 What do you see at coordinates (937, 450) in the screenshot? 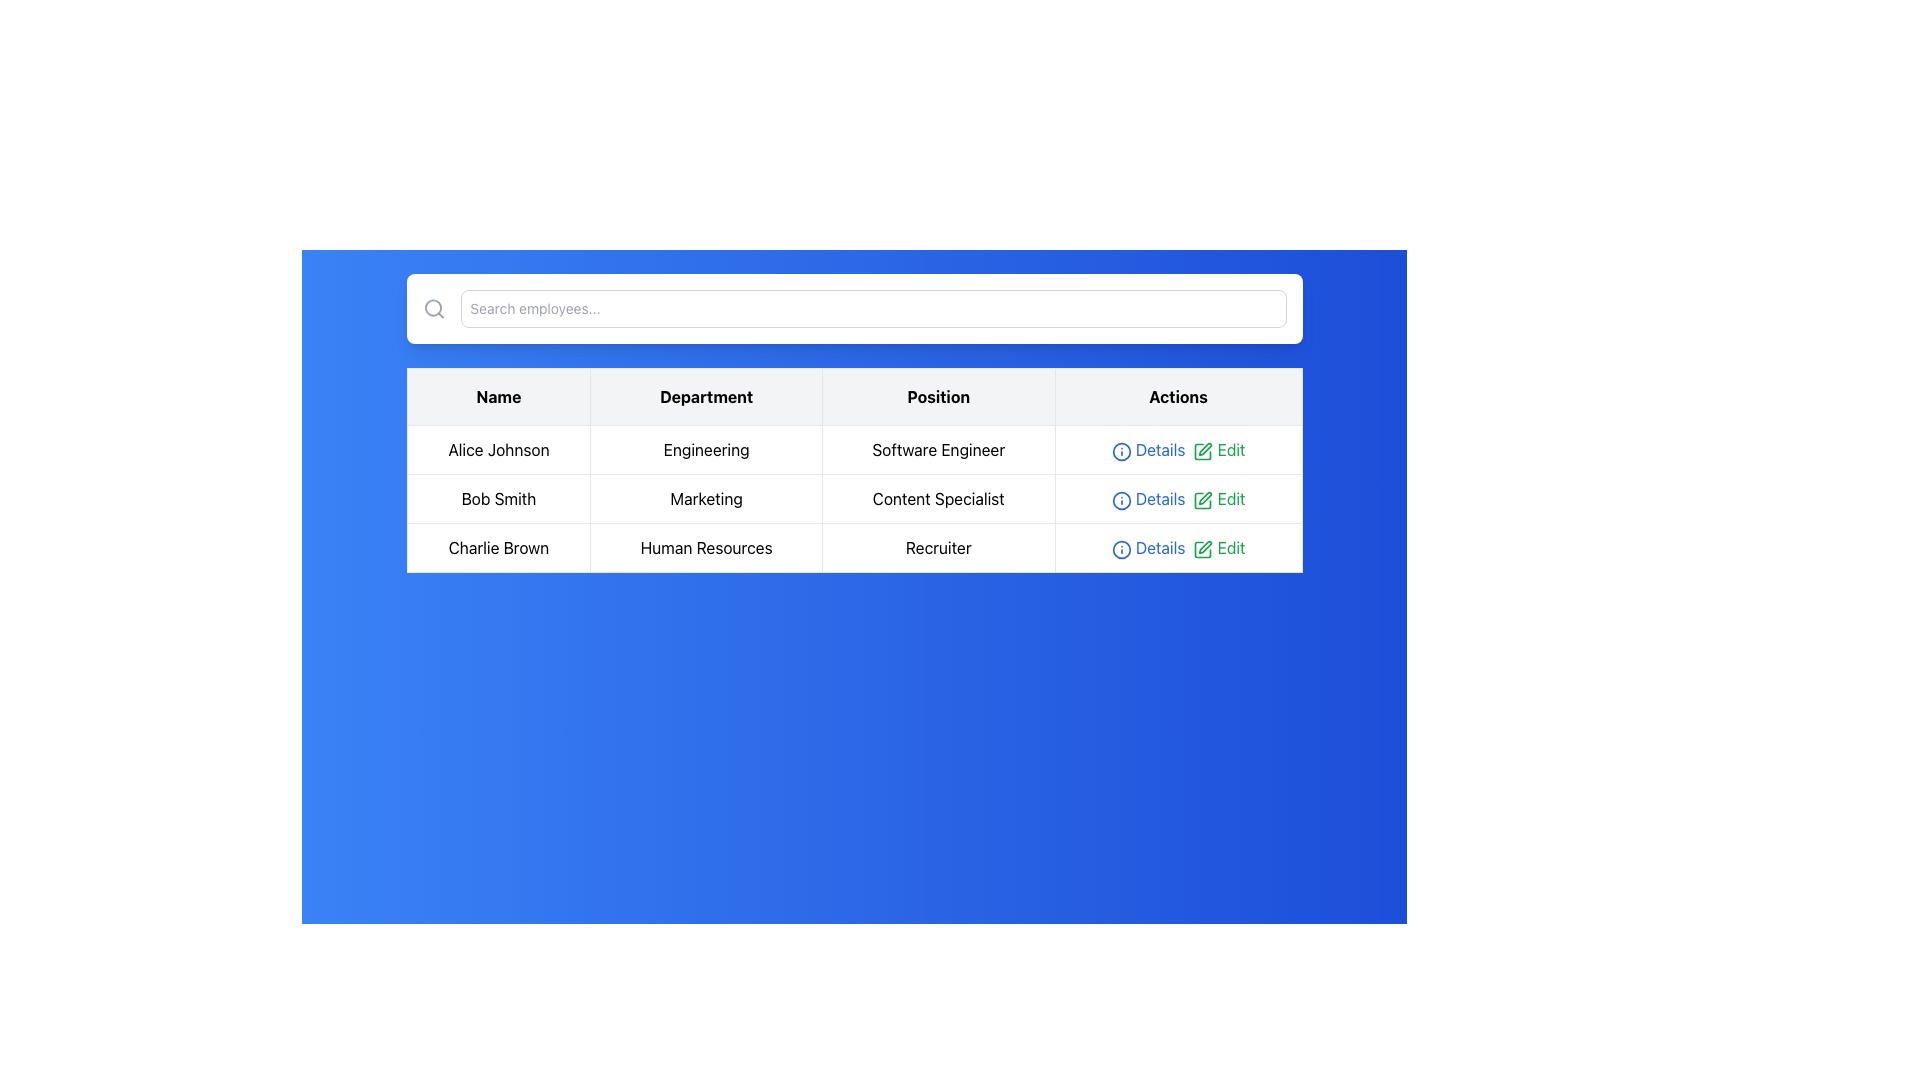
I see `the text label displaying 'Software Engineer', which is styled with padding and a border, and is located in the 'Position' column of the table aligned with the 'Engineering' department row` at bounding box center [937, 450].